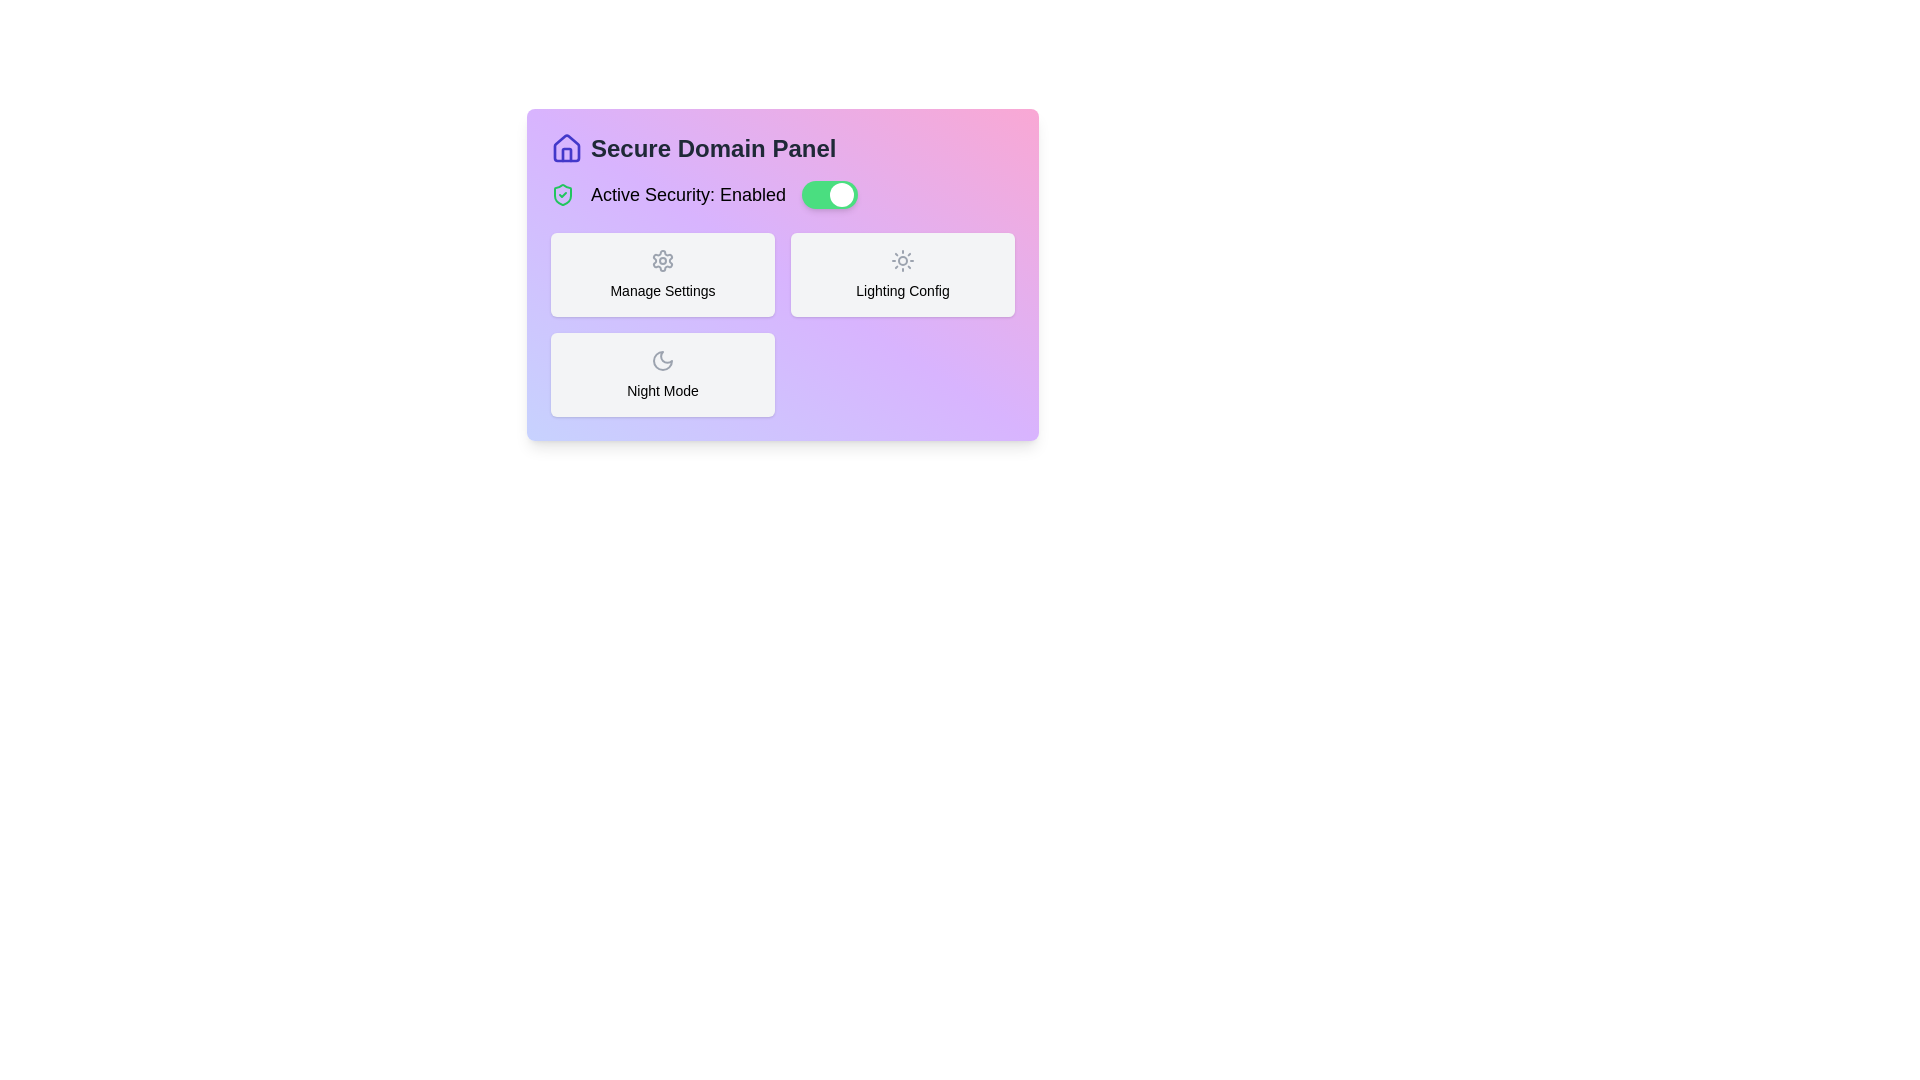 The width and height of the screenshot is (1920, 1080). What do you see at coordinates (565, 153) in the screenshot?
I see `the door representation of the house icon, which is a vertical rectangle with rounded corners located in the top-left corner of the panel` at bounding box center [565, 153].